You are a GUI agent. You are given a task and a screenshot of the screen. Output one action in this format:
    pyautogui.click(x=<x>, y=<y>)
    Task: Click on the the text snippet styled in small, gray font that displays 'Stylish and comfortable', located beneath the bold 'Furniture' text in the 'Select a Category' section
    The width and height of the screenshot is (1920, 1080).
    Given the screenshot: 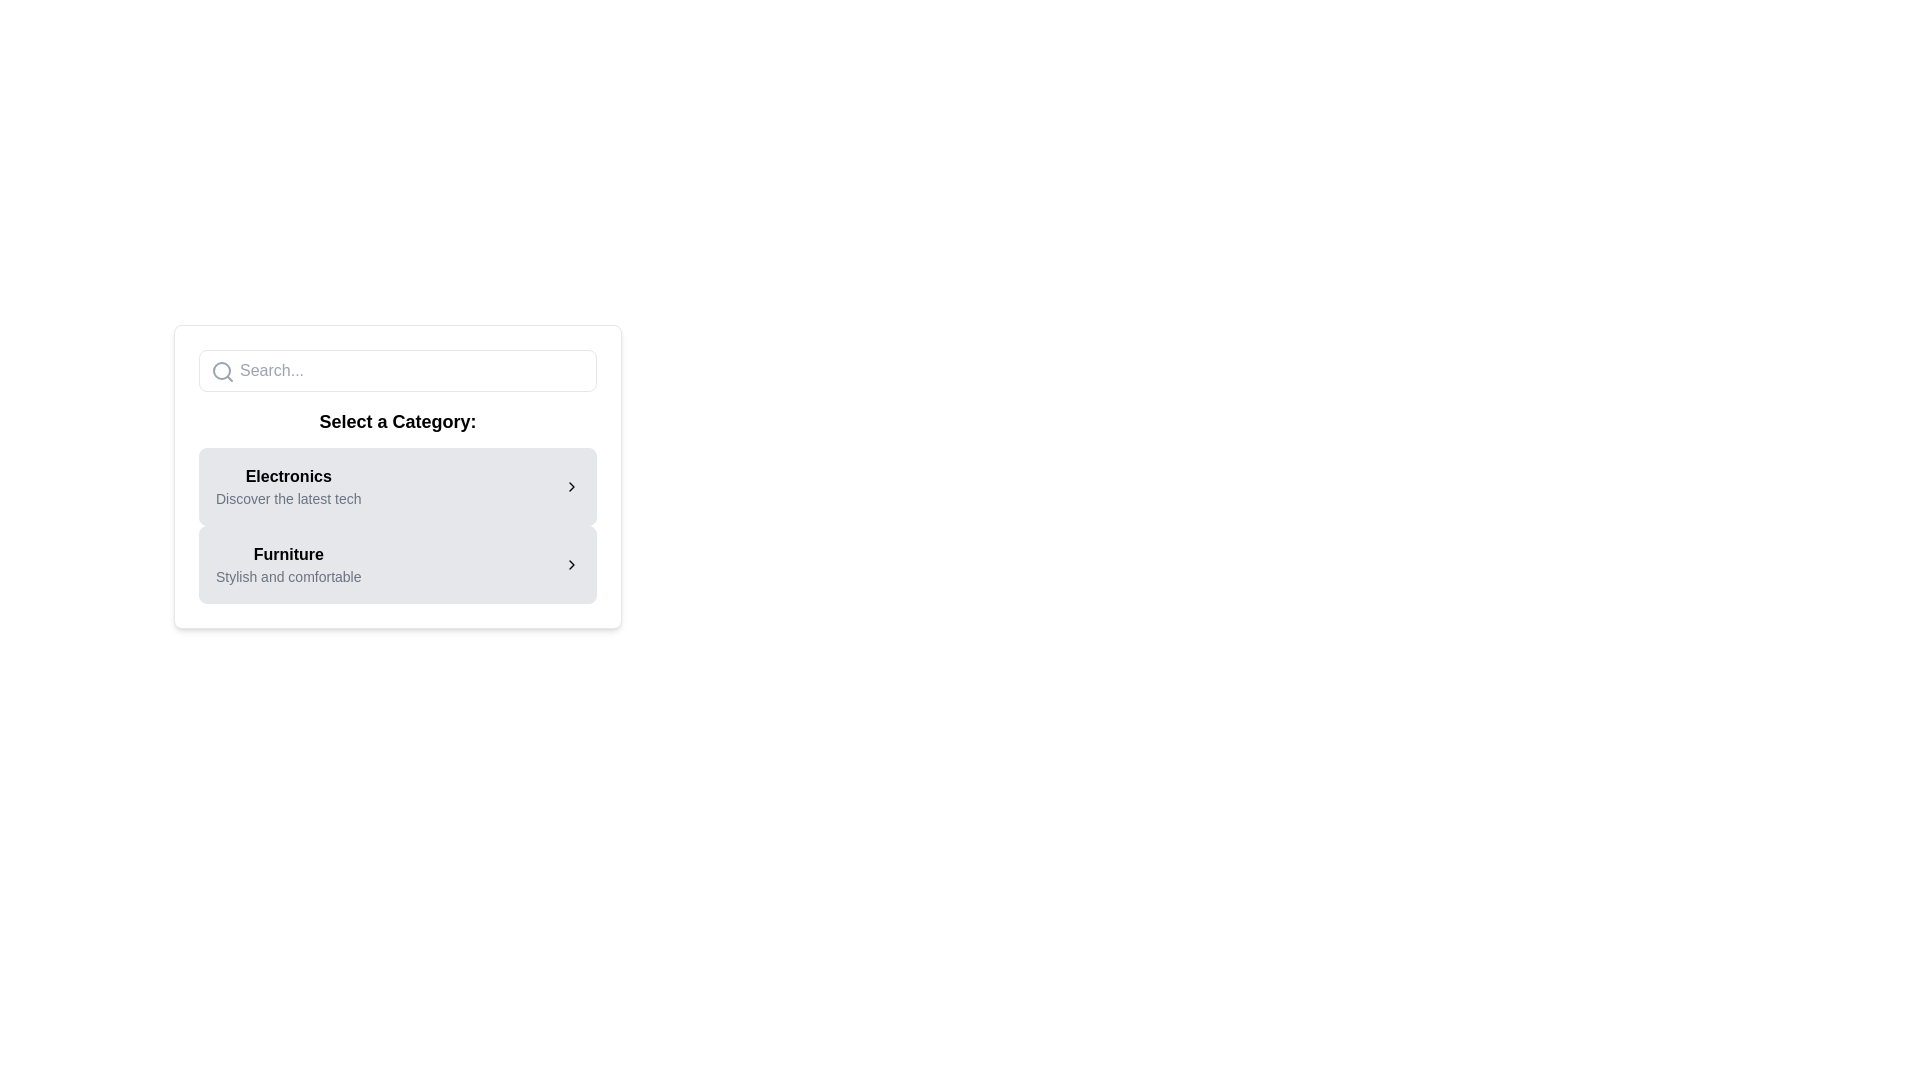 What is the action you would take?
    pyautogui.click(x=287, y=577)
    